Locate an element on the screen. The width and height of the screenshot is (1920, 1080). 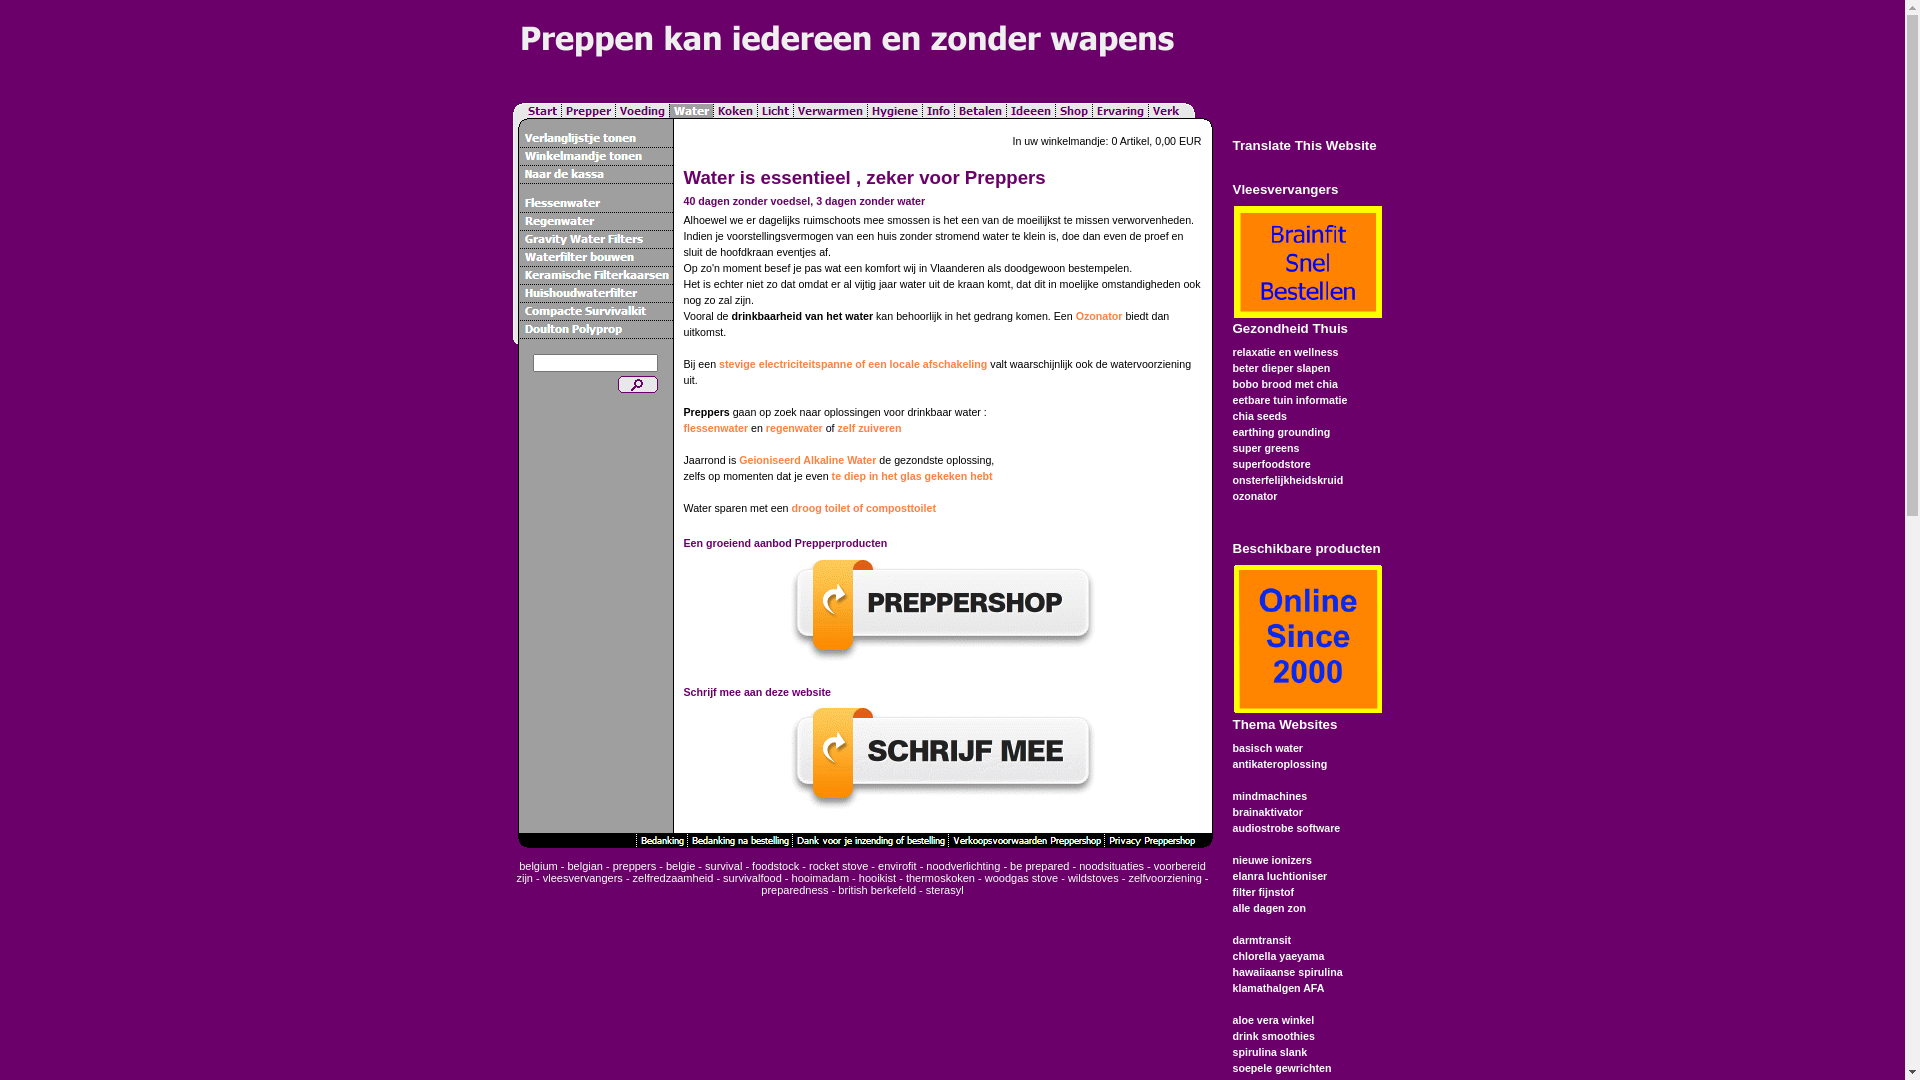
'beter dieper slapen' is located at coordinates (1231, 367).